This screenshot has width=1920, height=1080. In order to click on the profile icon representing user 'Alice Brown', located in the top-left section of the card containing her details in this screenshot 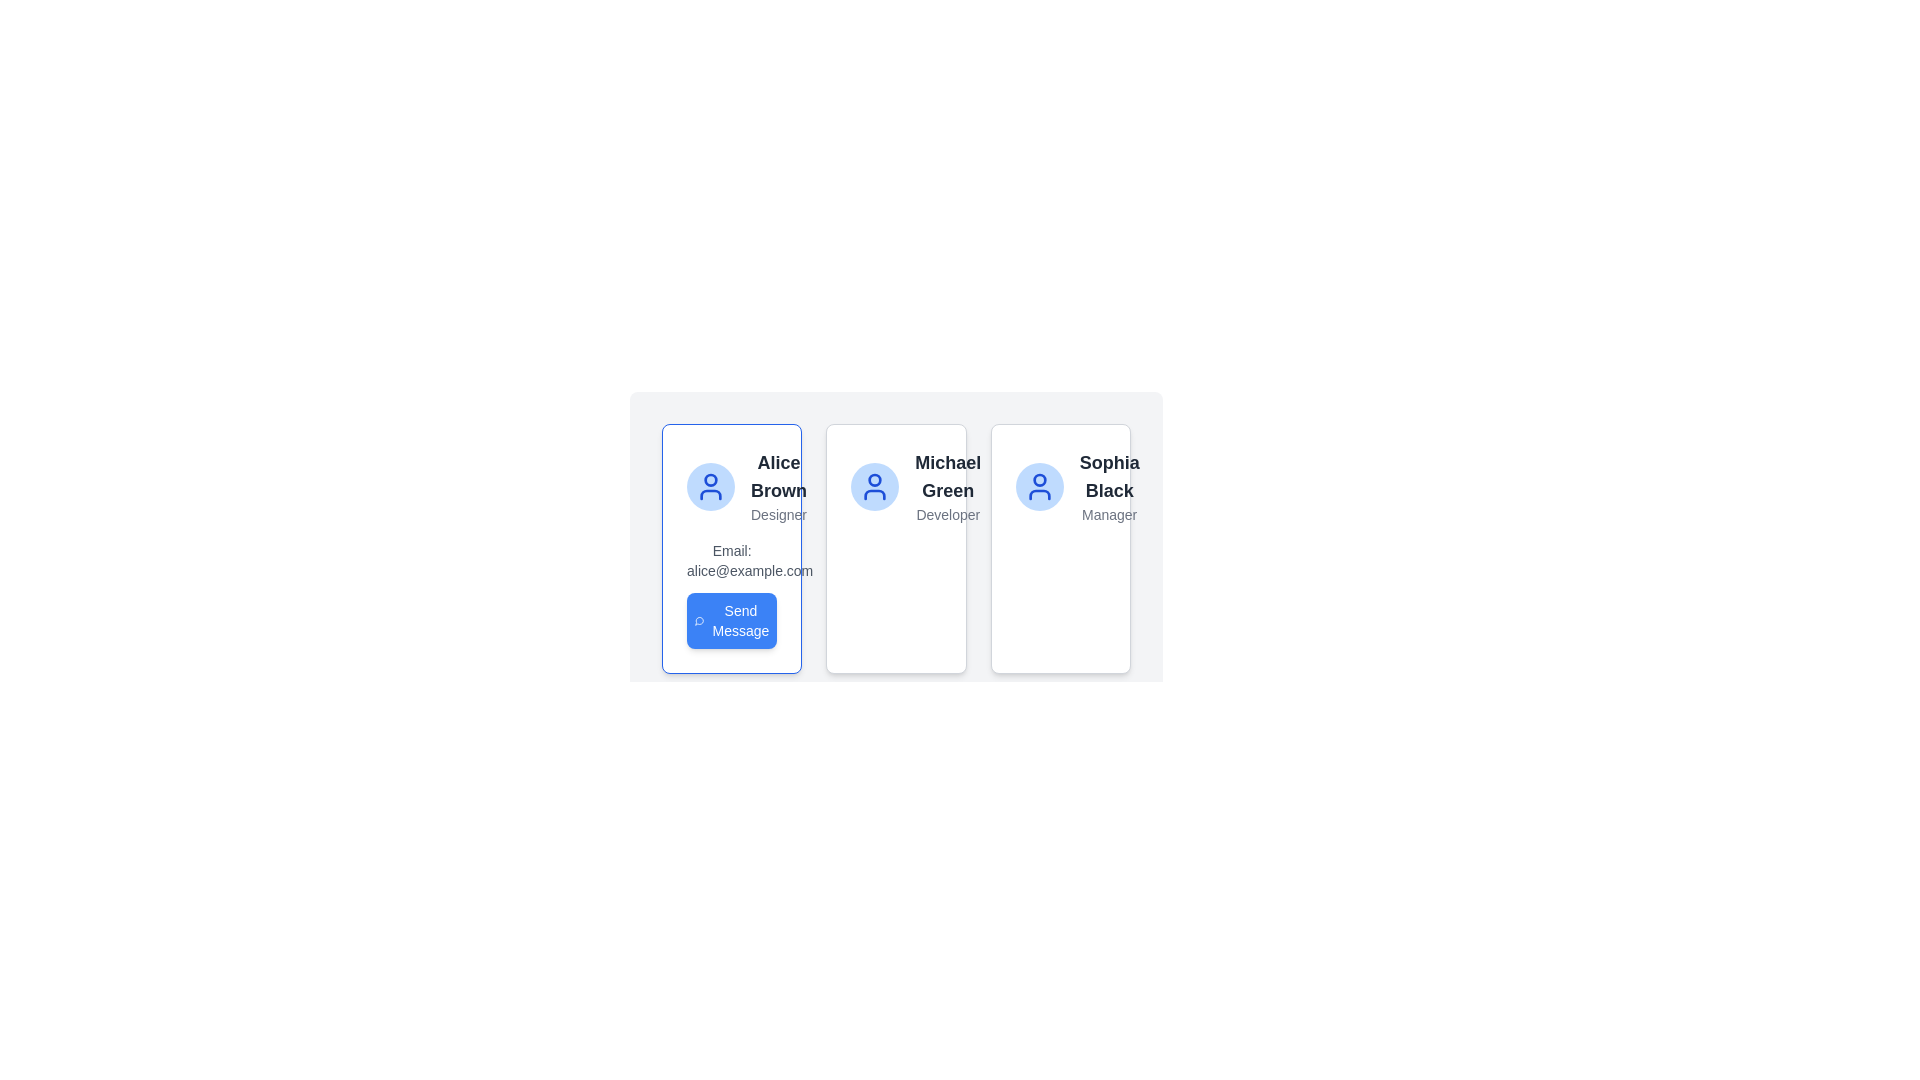, I will do `click(731, 486)`.